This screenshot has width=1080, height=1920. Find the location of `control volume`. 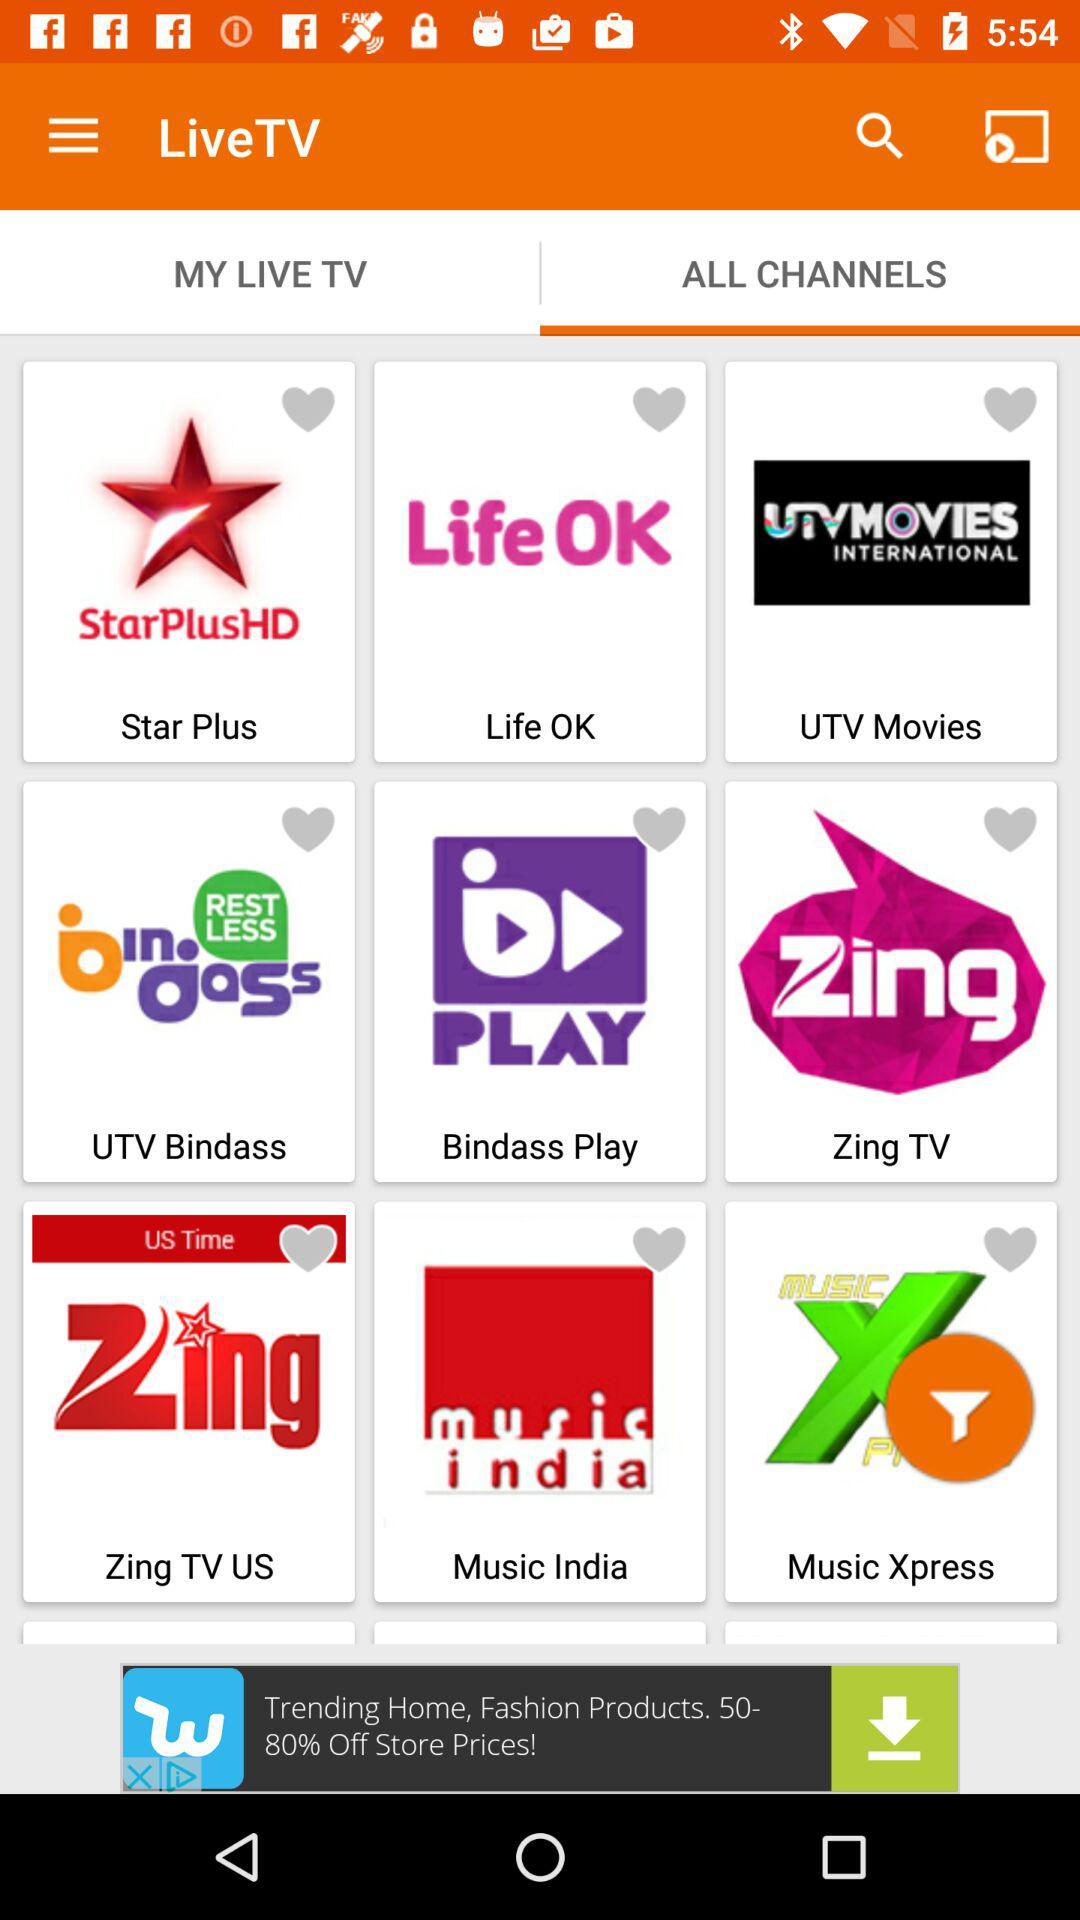

control volume is located at coordinates (958, 1406).